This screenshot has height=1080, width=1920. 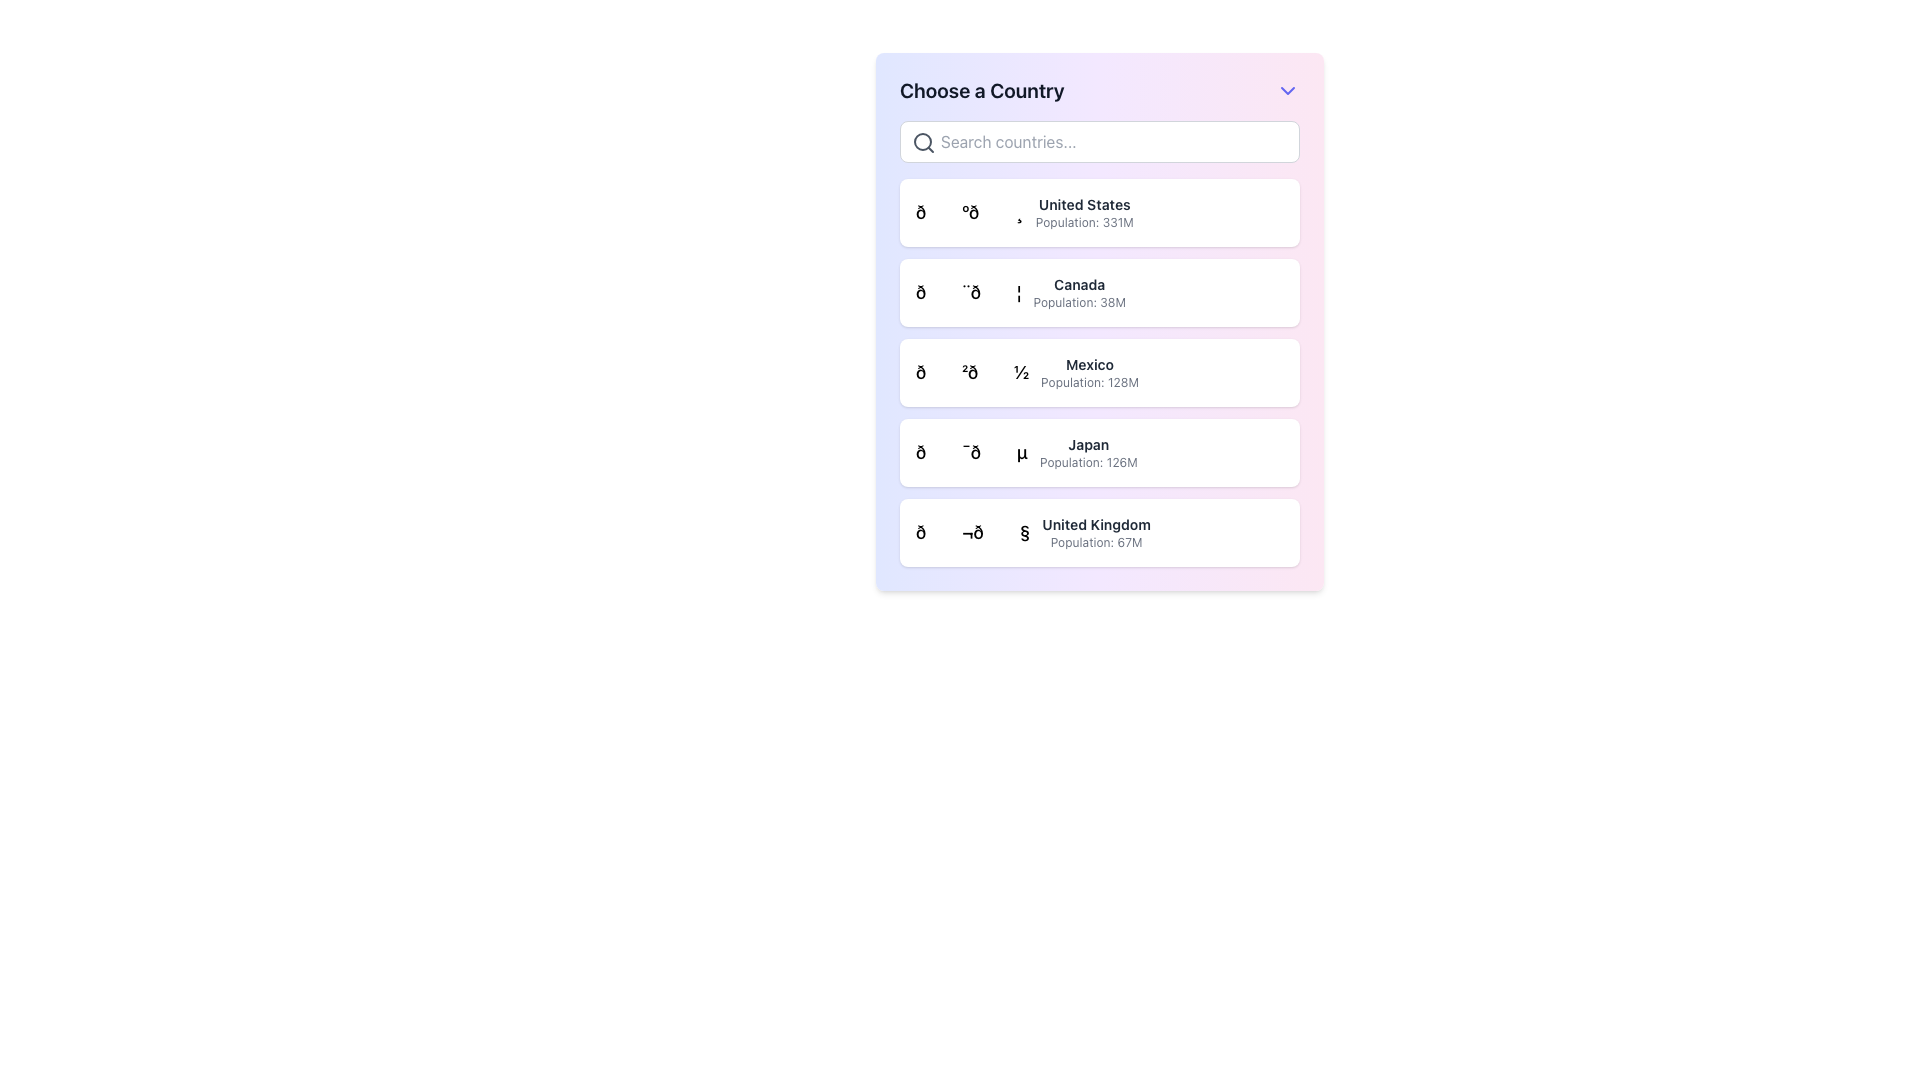 I want to click on the selectable list item representing 'Canada', so click(x=1098, y=293).